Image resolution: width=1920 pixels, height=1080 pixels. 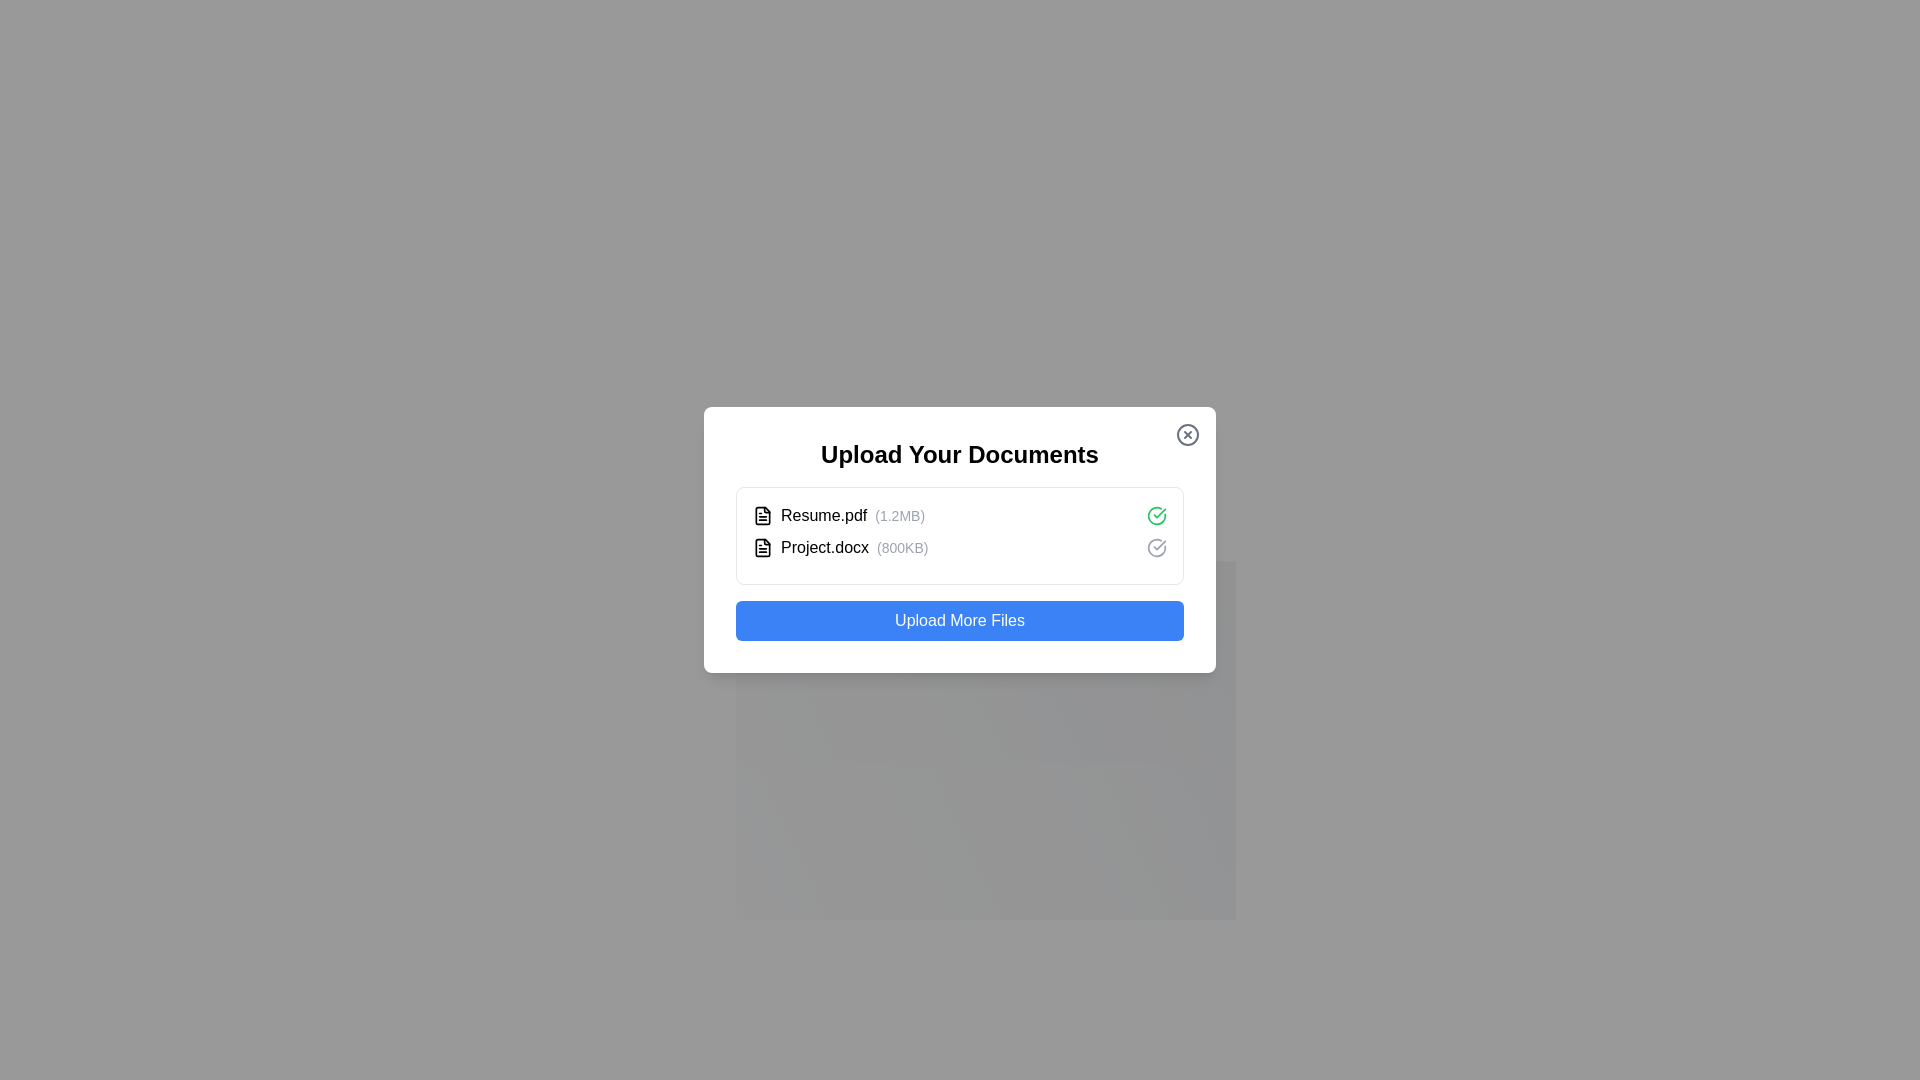 I want to click on the file icon located to the left of the label 'Project.docx (800KB)' in the second row of the document list, so click(x=762, y=547).